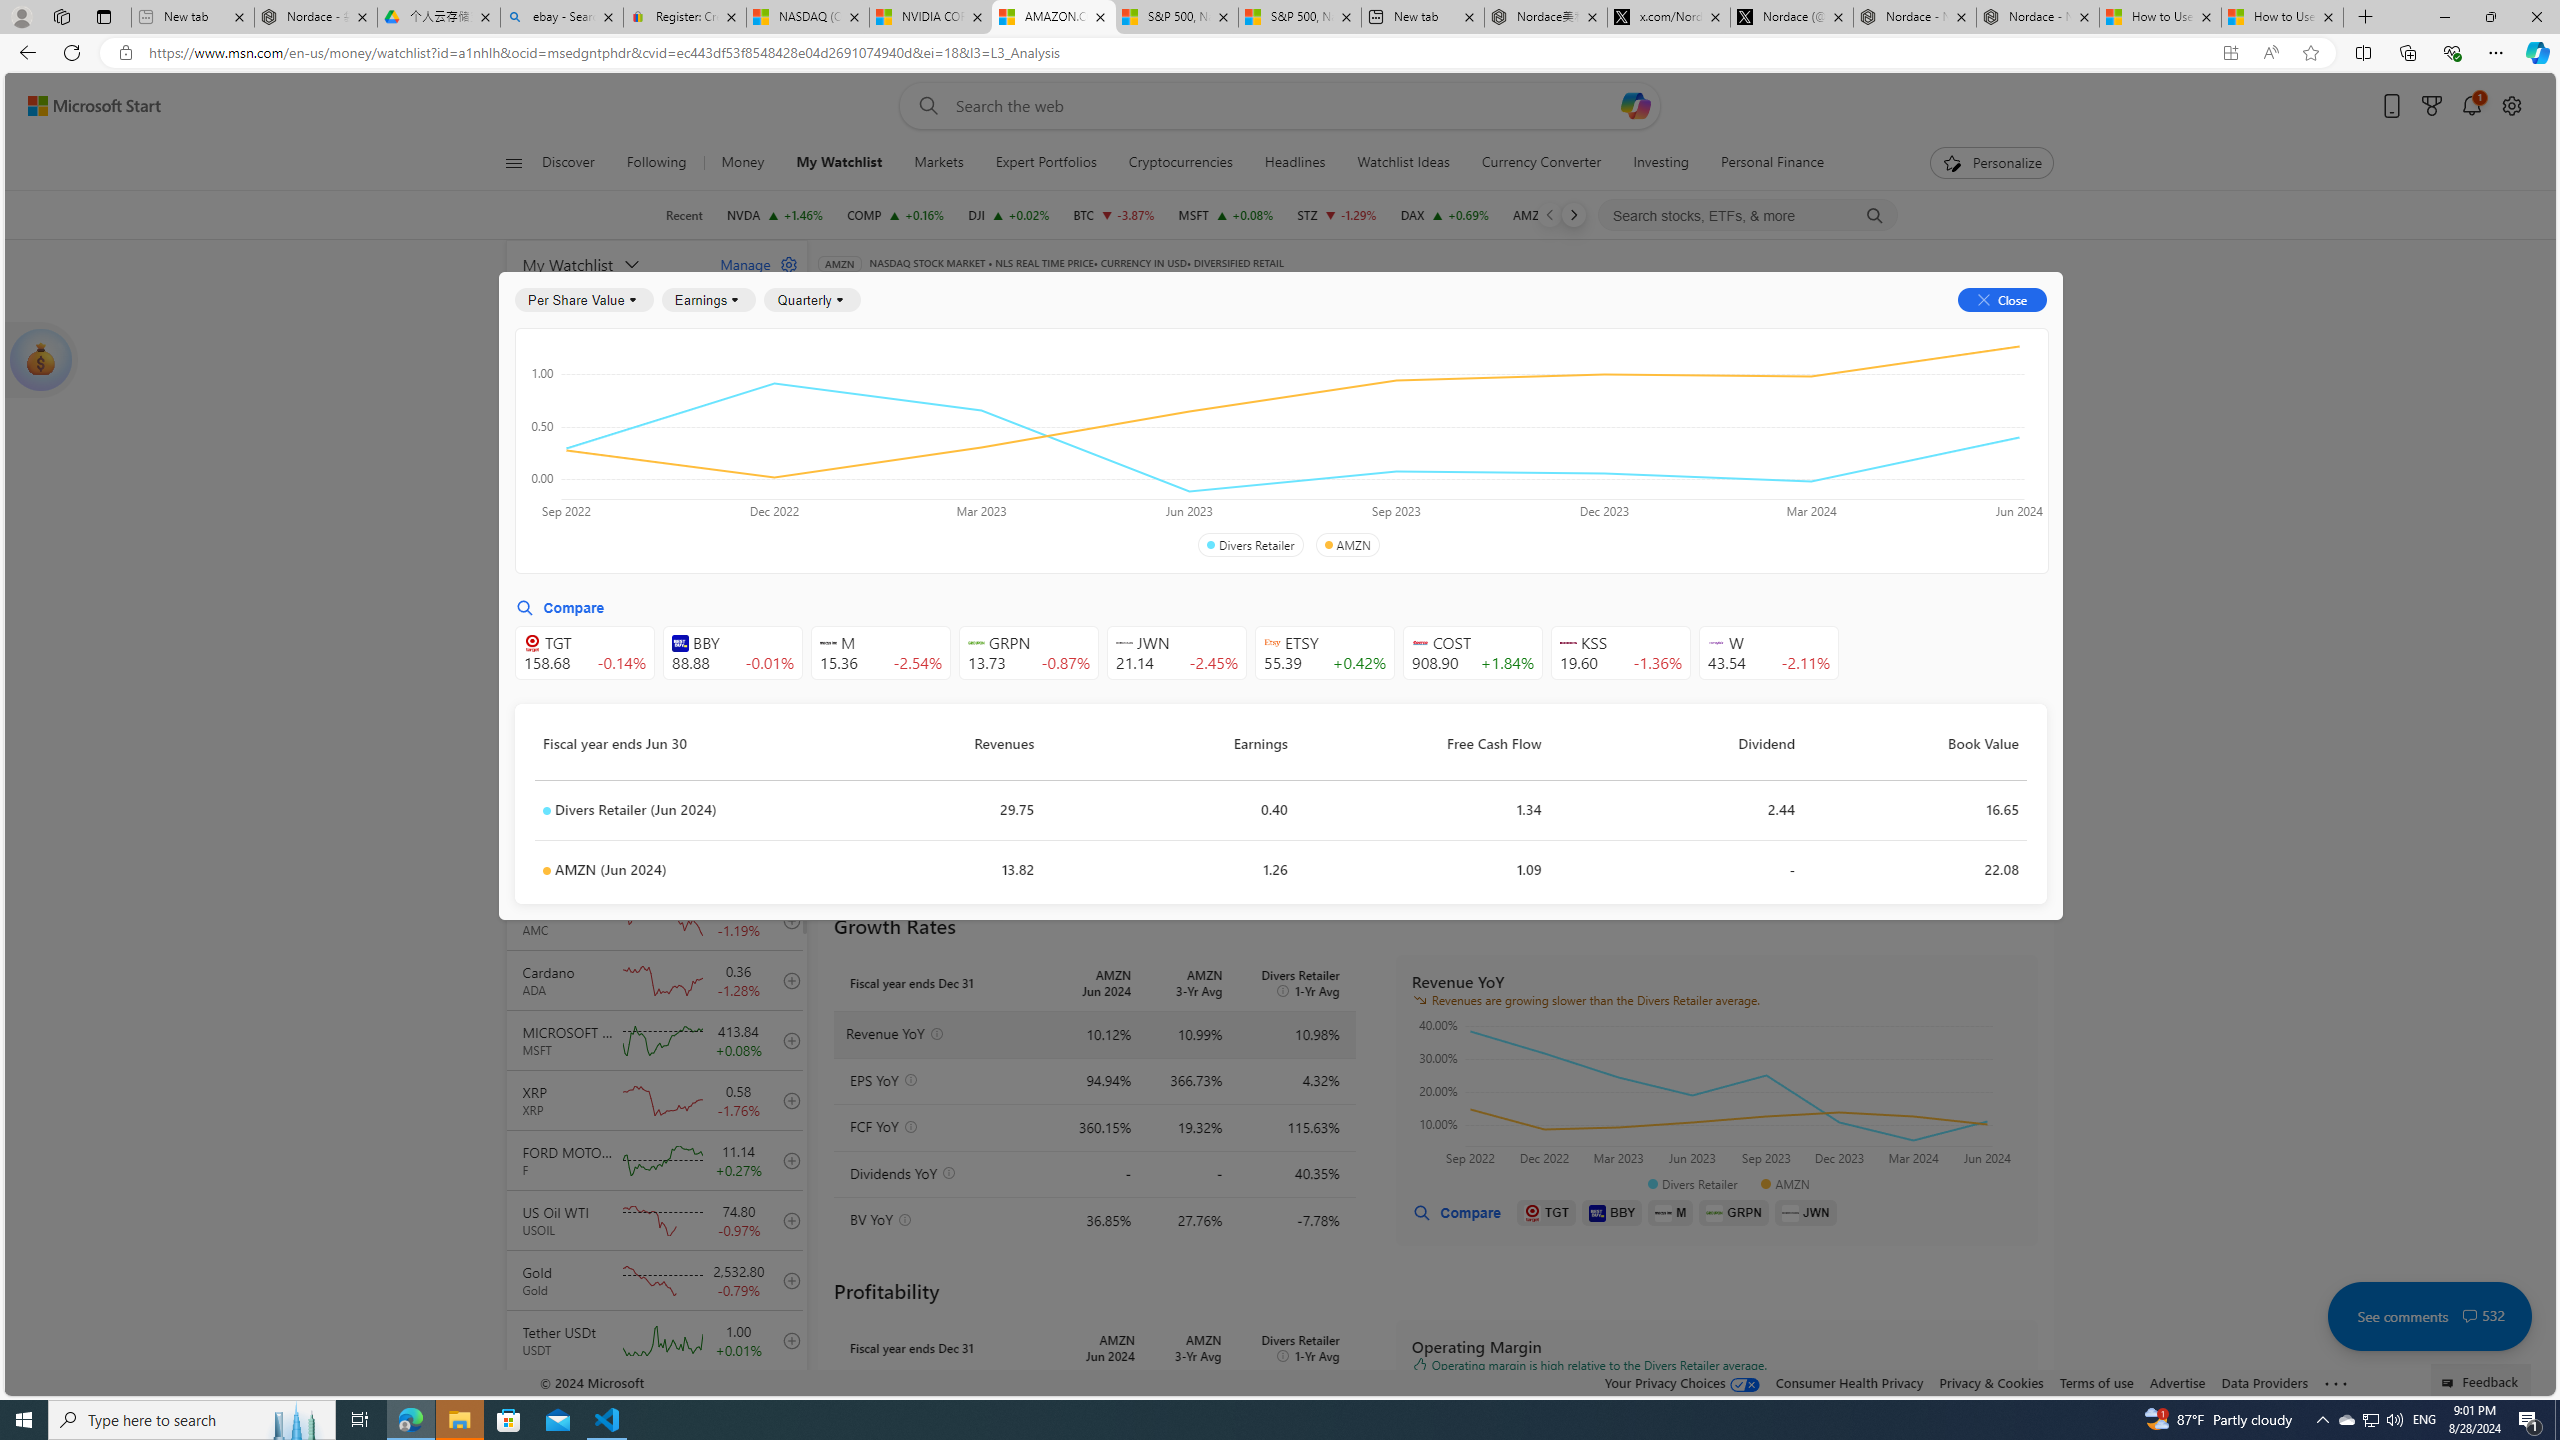 The height and width of the screenshot is (1440, 2560). What do you see at coordinates (1668, 16) in the screenshot?
I see `'x.com/NordaceOfficial'` at bounding box center [1668, 16].